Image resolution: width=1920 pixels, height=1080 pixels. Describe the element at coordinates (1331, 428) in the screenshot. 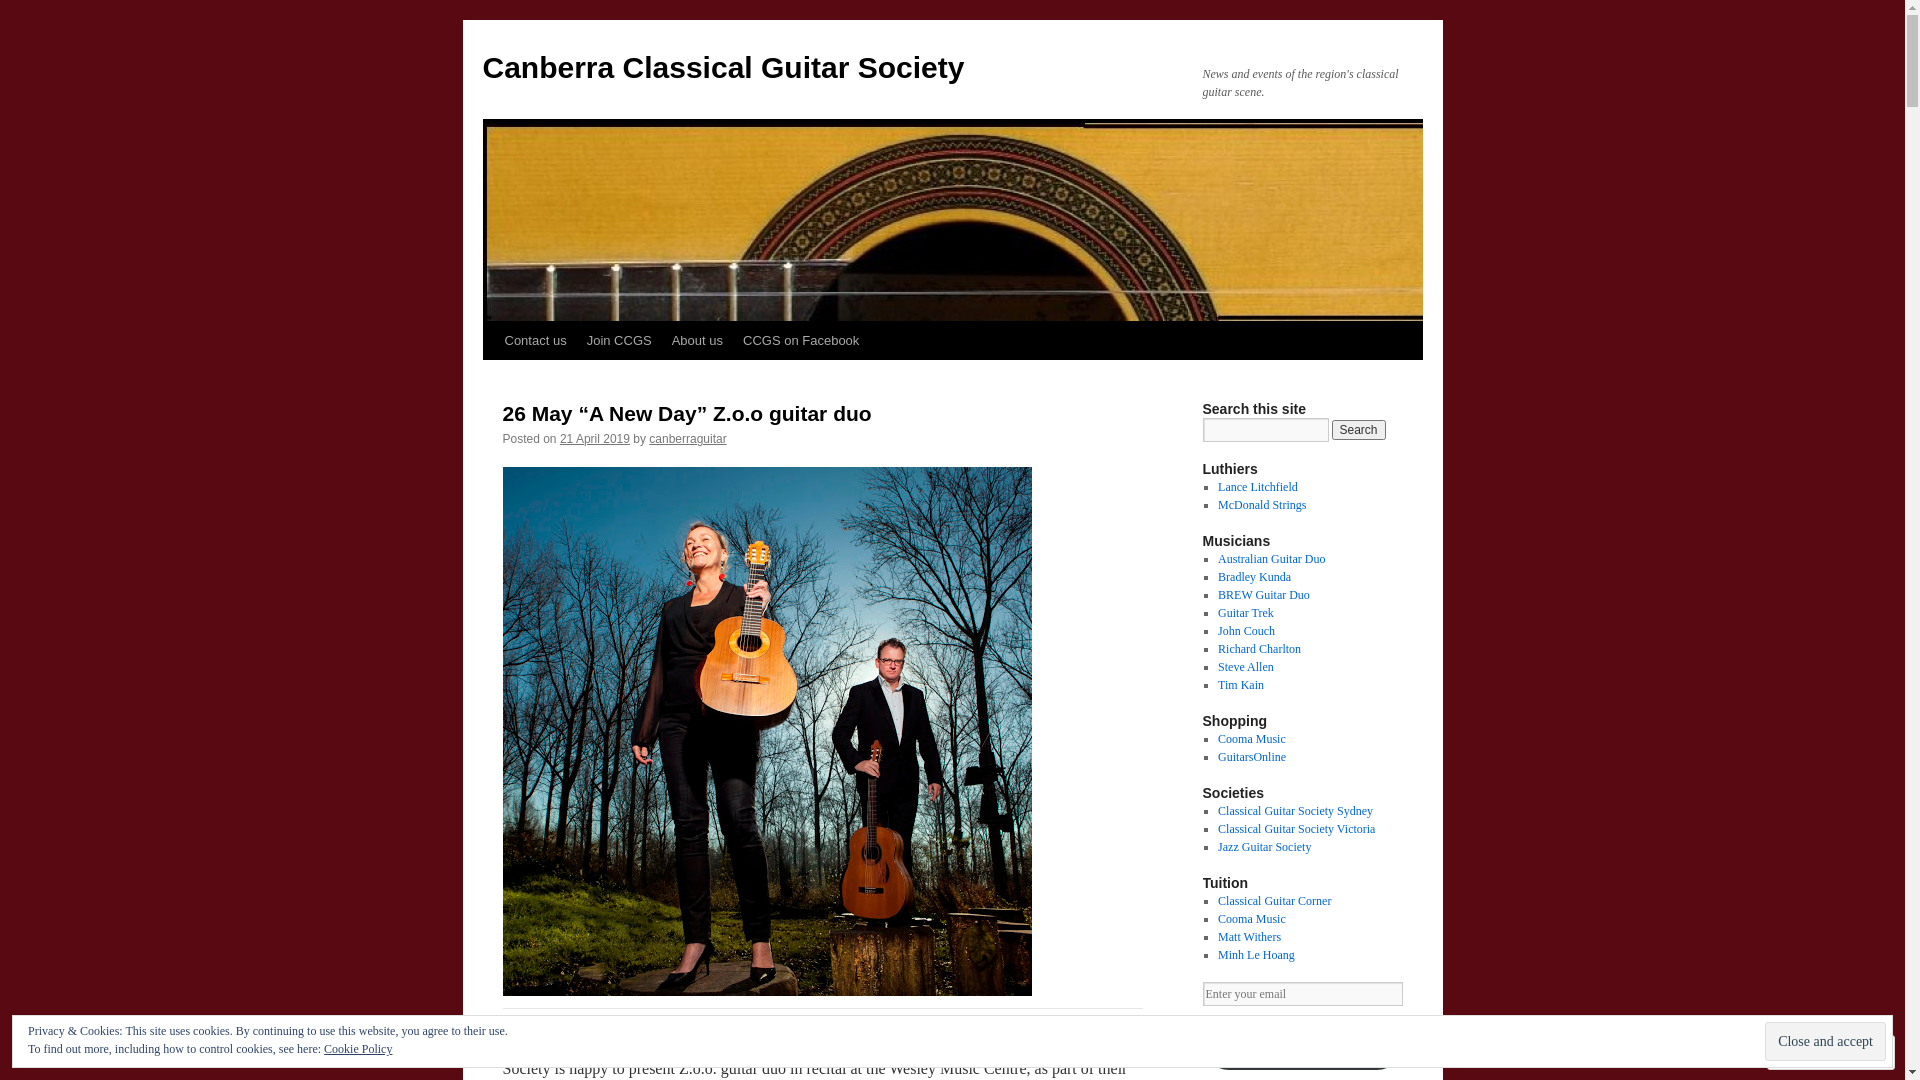

I see `'Search'` at that location.